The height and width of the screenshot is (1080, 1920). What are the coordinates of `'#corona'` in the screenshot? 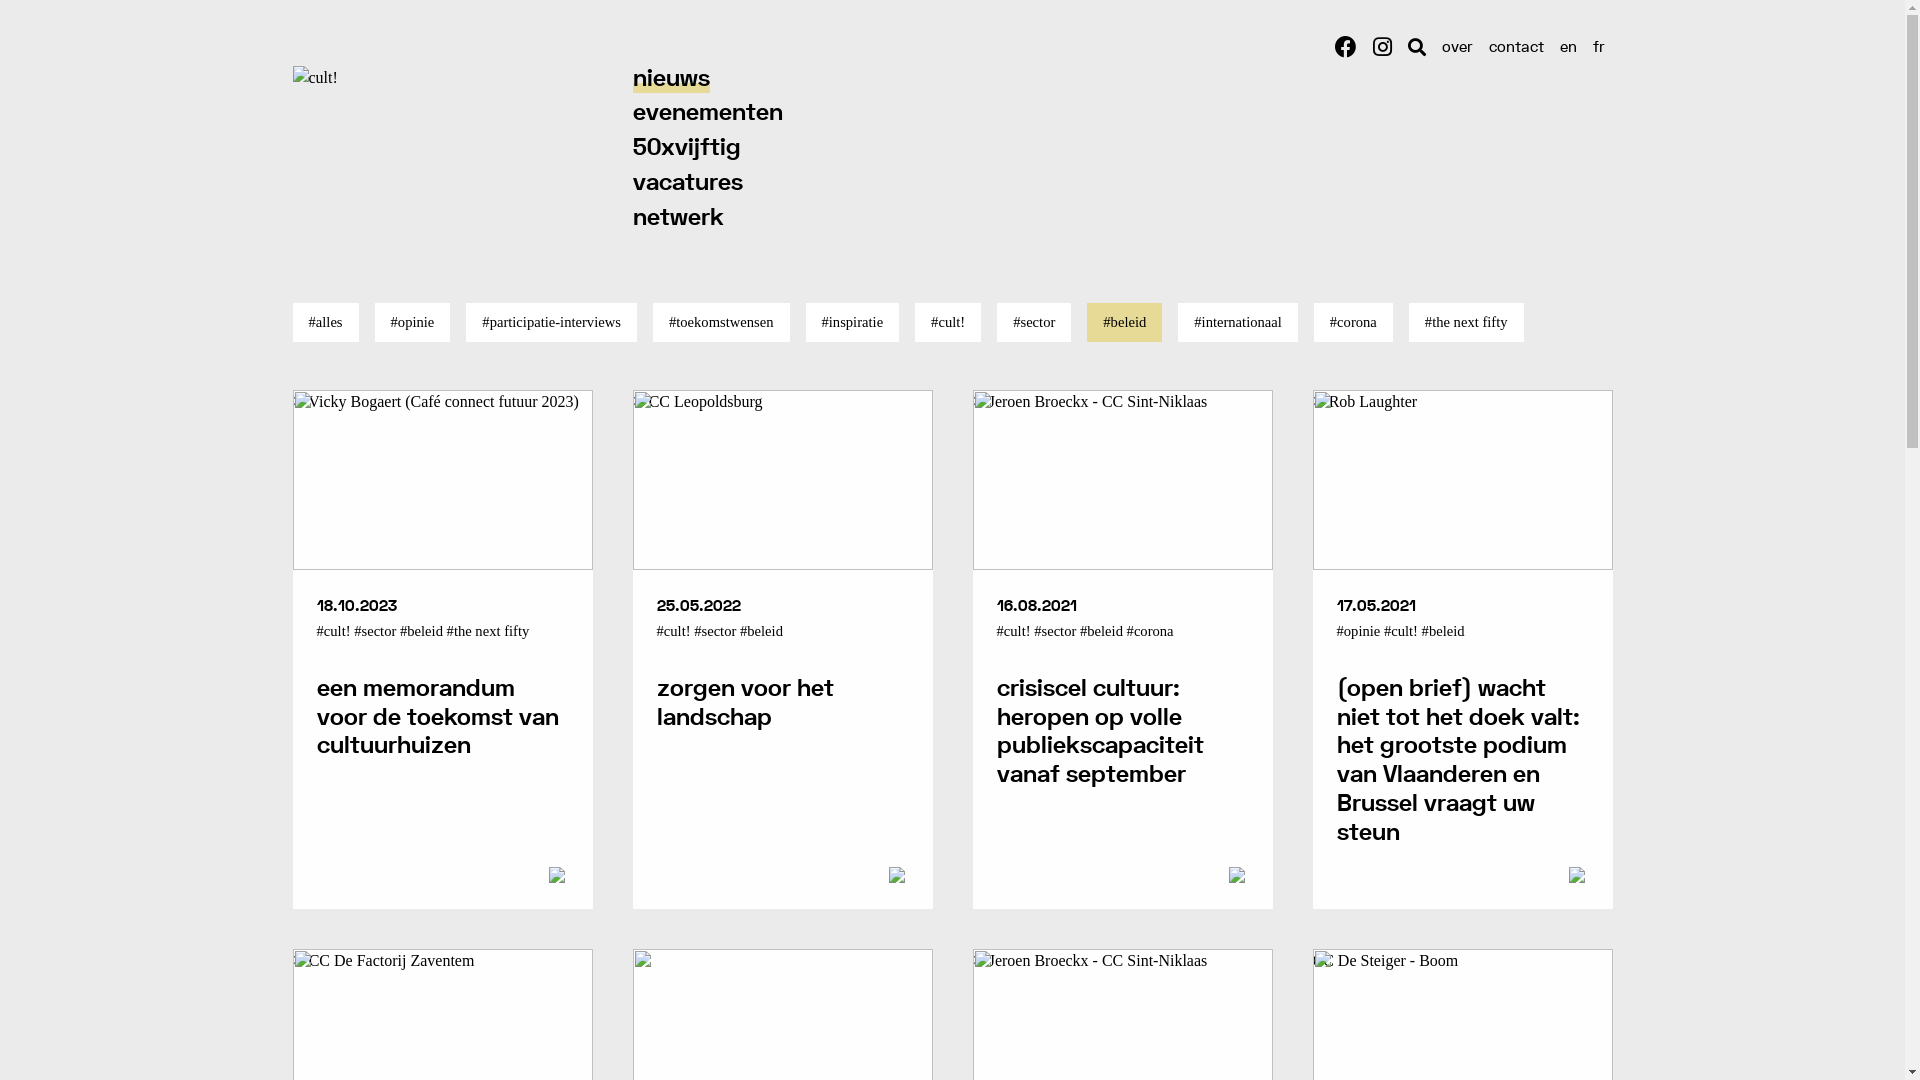 It's located at (1353, 321).